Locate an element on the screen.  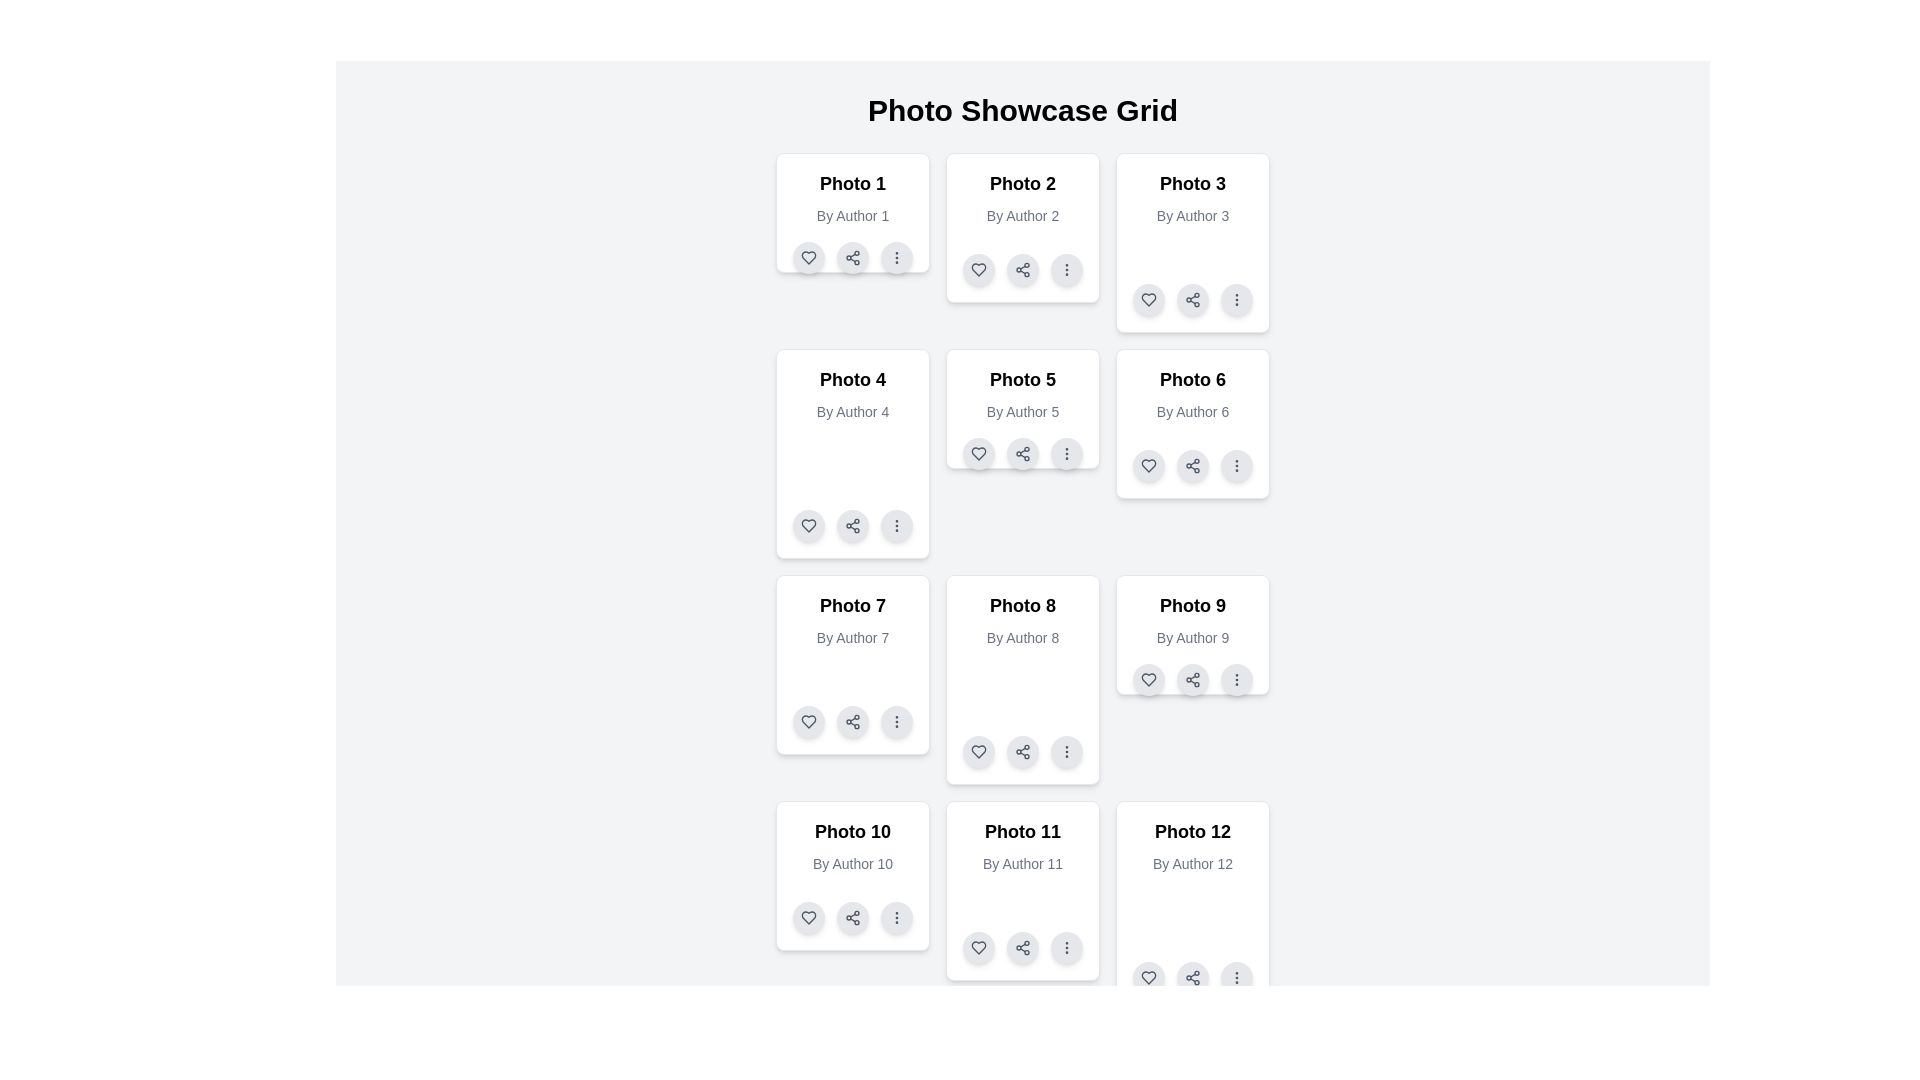
the sharing button located in the middle of three icons at the bottom of the card labeled 'Photo 11 By Author 11' is located at coordinates (1022, 947).